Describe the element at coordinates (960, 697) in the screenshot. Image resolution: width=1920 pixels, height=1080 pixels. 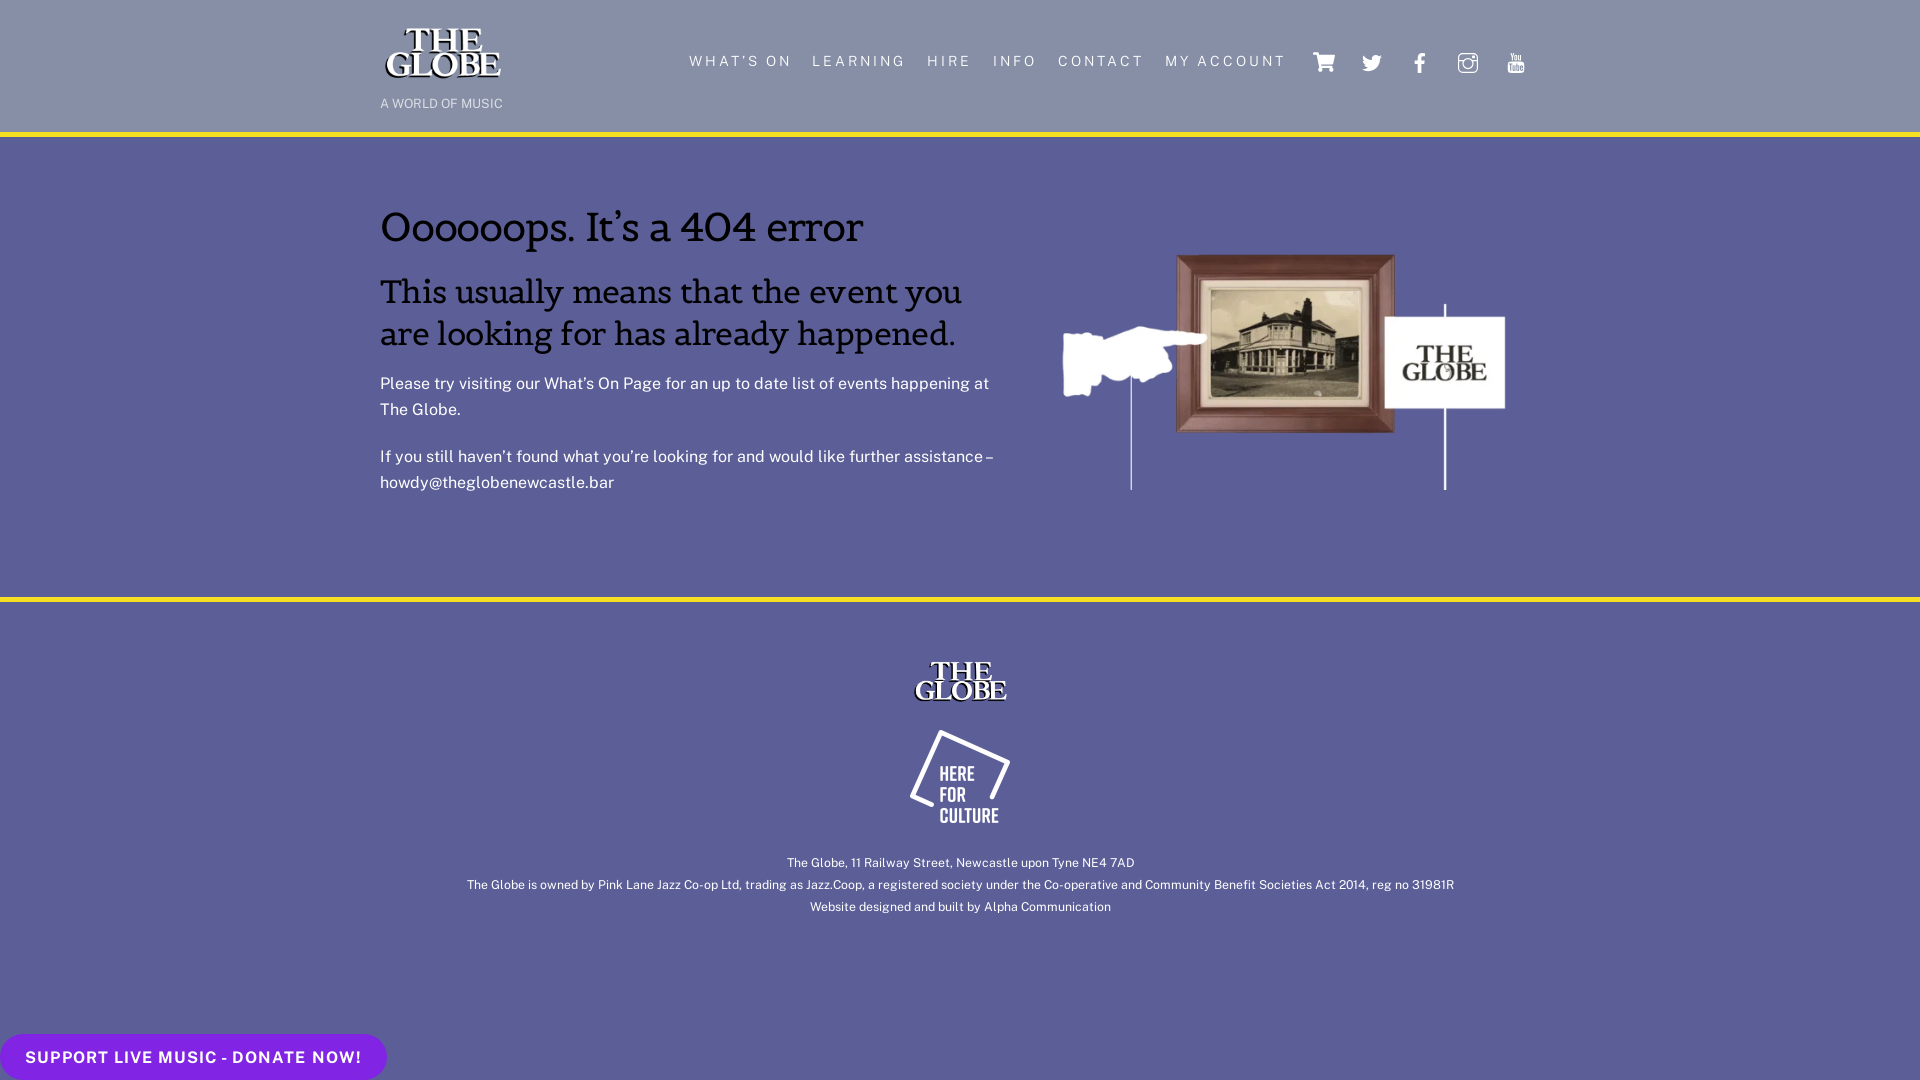
I see `'The Globe'` at that location.